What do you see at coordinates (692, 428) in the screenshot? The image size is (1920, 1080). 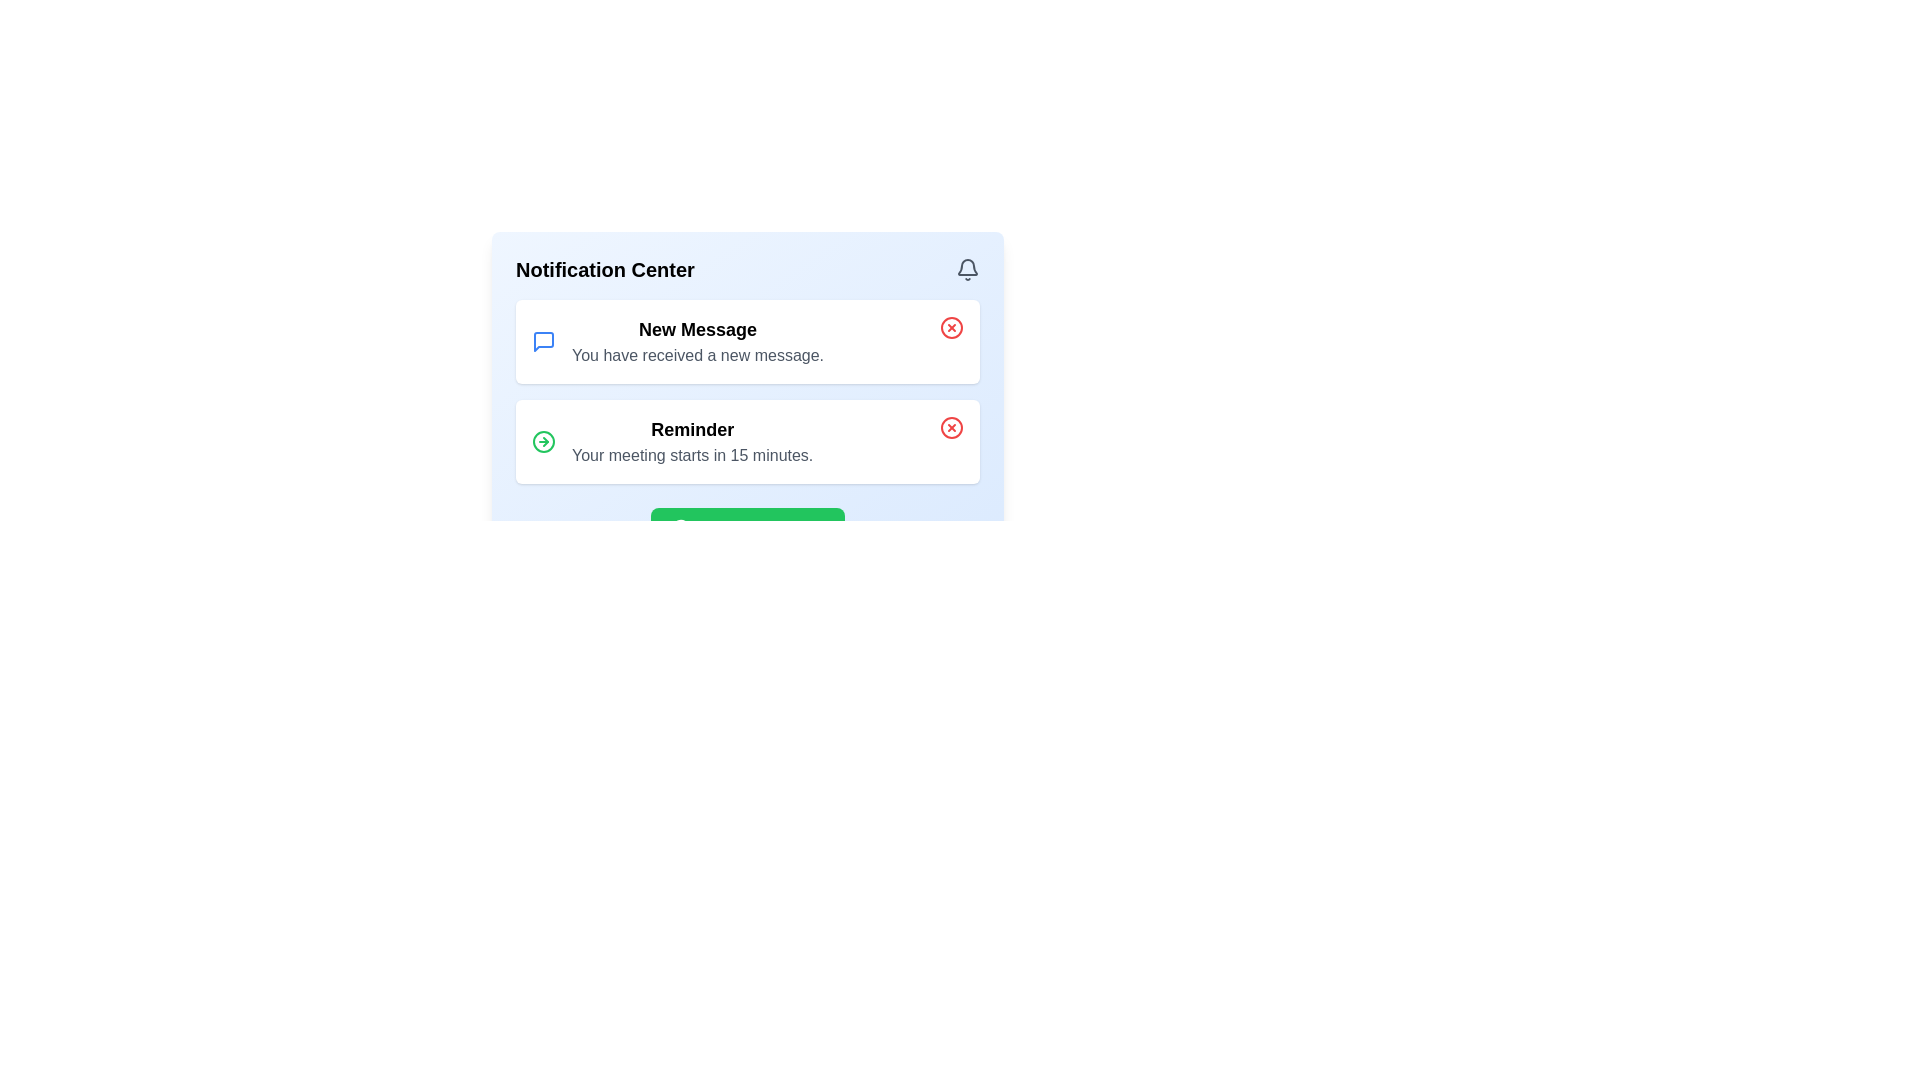 I see `text label that says 'Reminder', which is styled in bold and larger font as part of a notification card` at bounding box center [692, 428].